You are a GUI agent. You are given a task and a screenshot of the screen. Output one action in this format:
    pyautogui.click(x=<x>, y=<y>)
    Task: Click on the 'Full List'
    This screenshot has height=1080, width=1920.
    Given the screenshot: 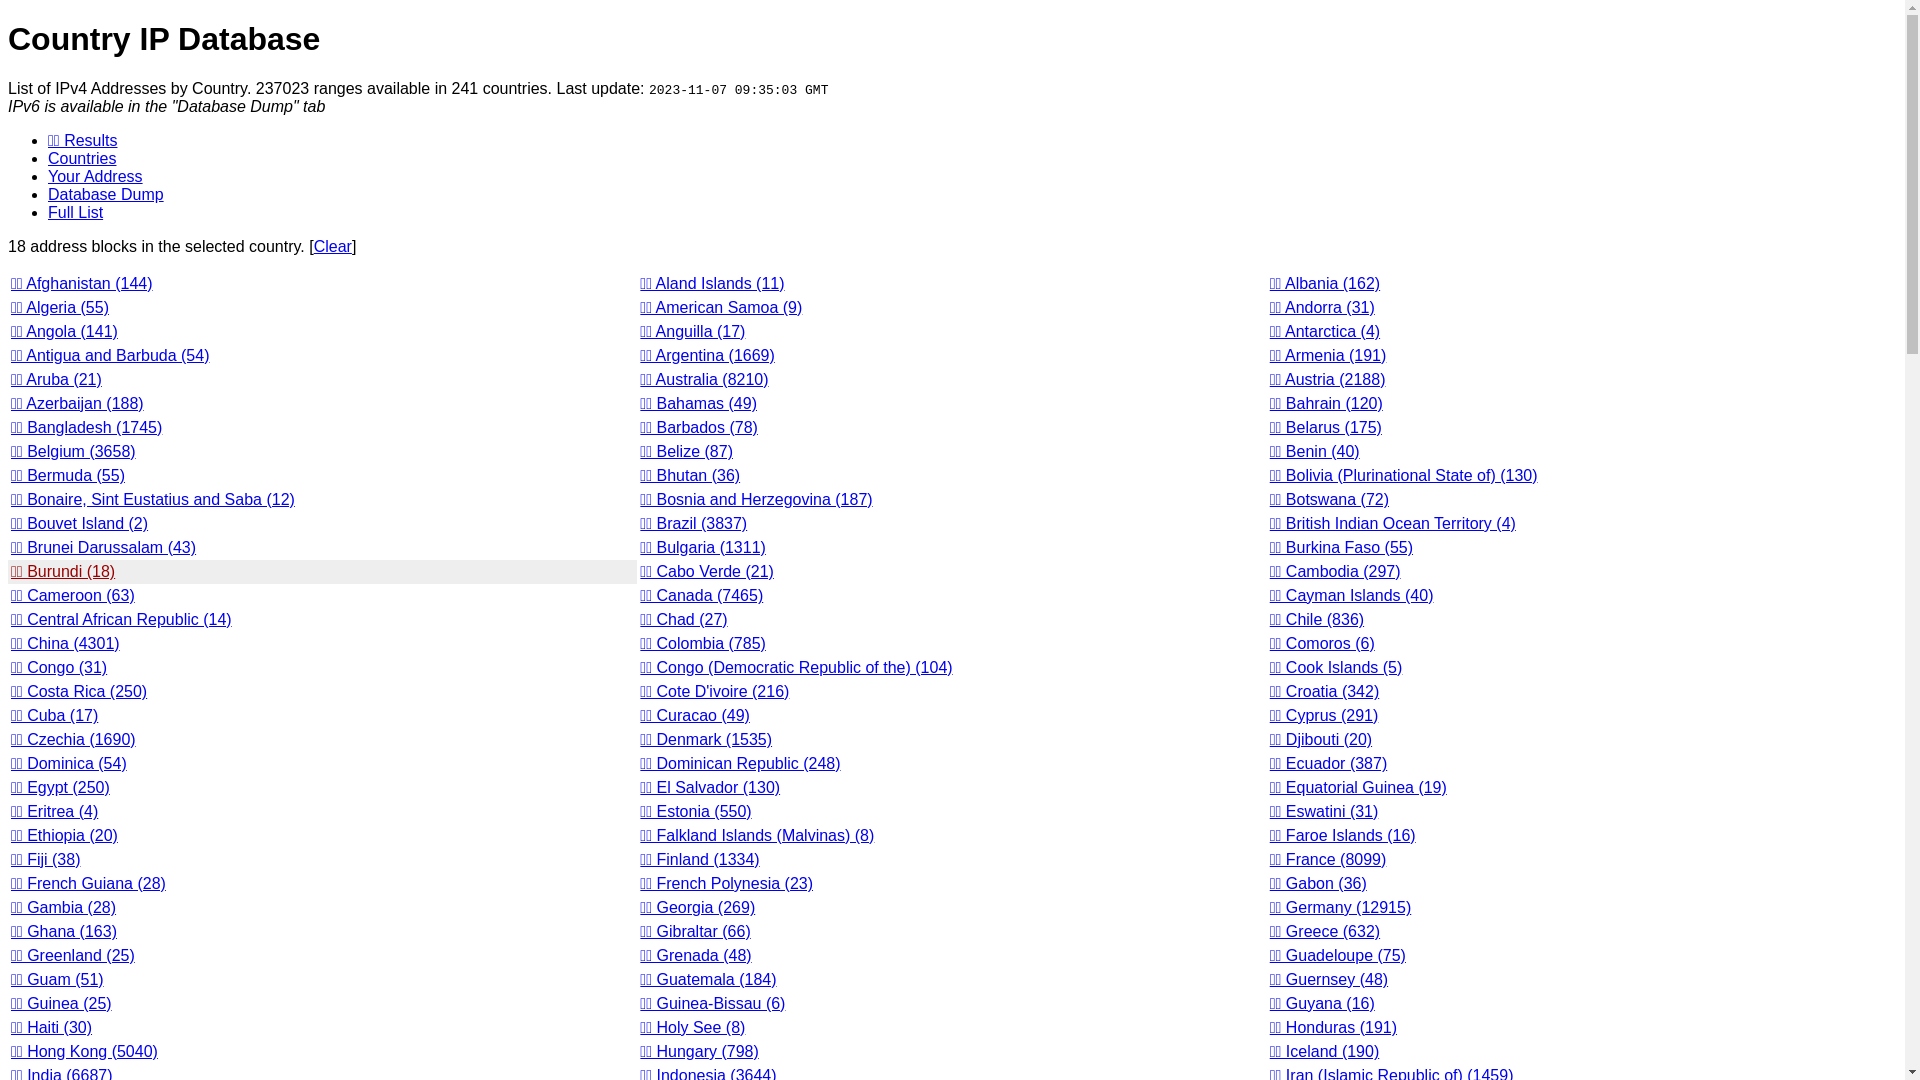 What is the action you would take?
    pyautogui.click(x=75, y=212)
    